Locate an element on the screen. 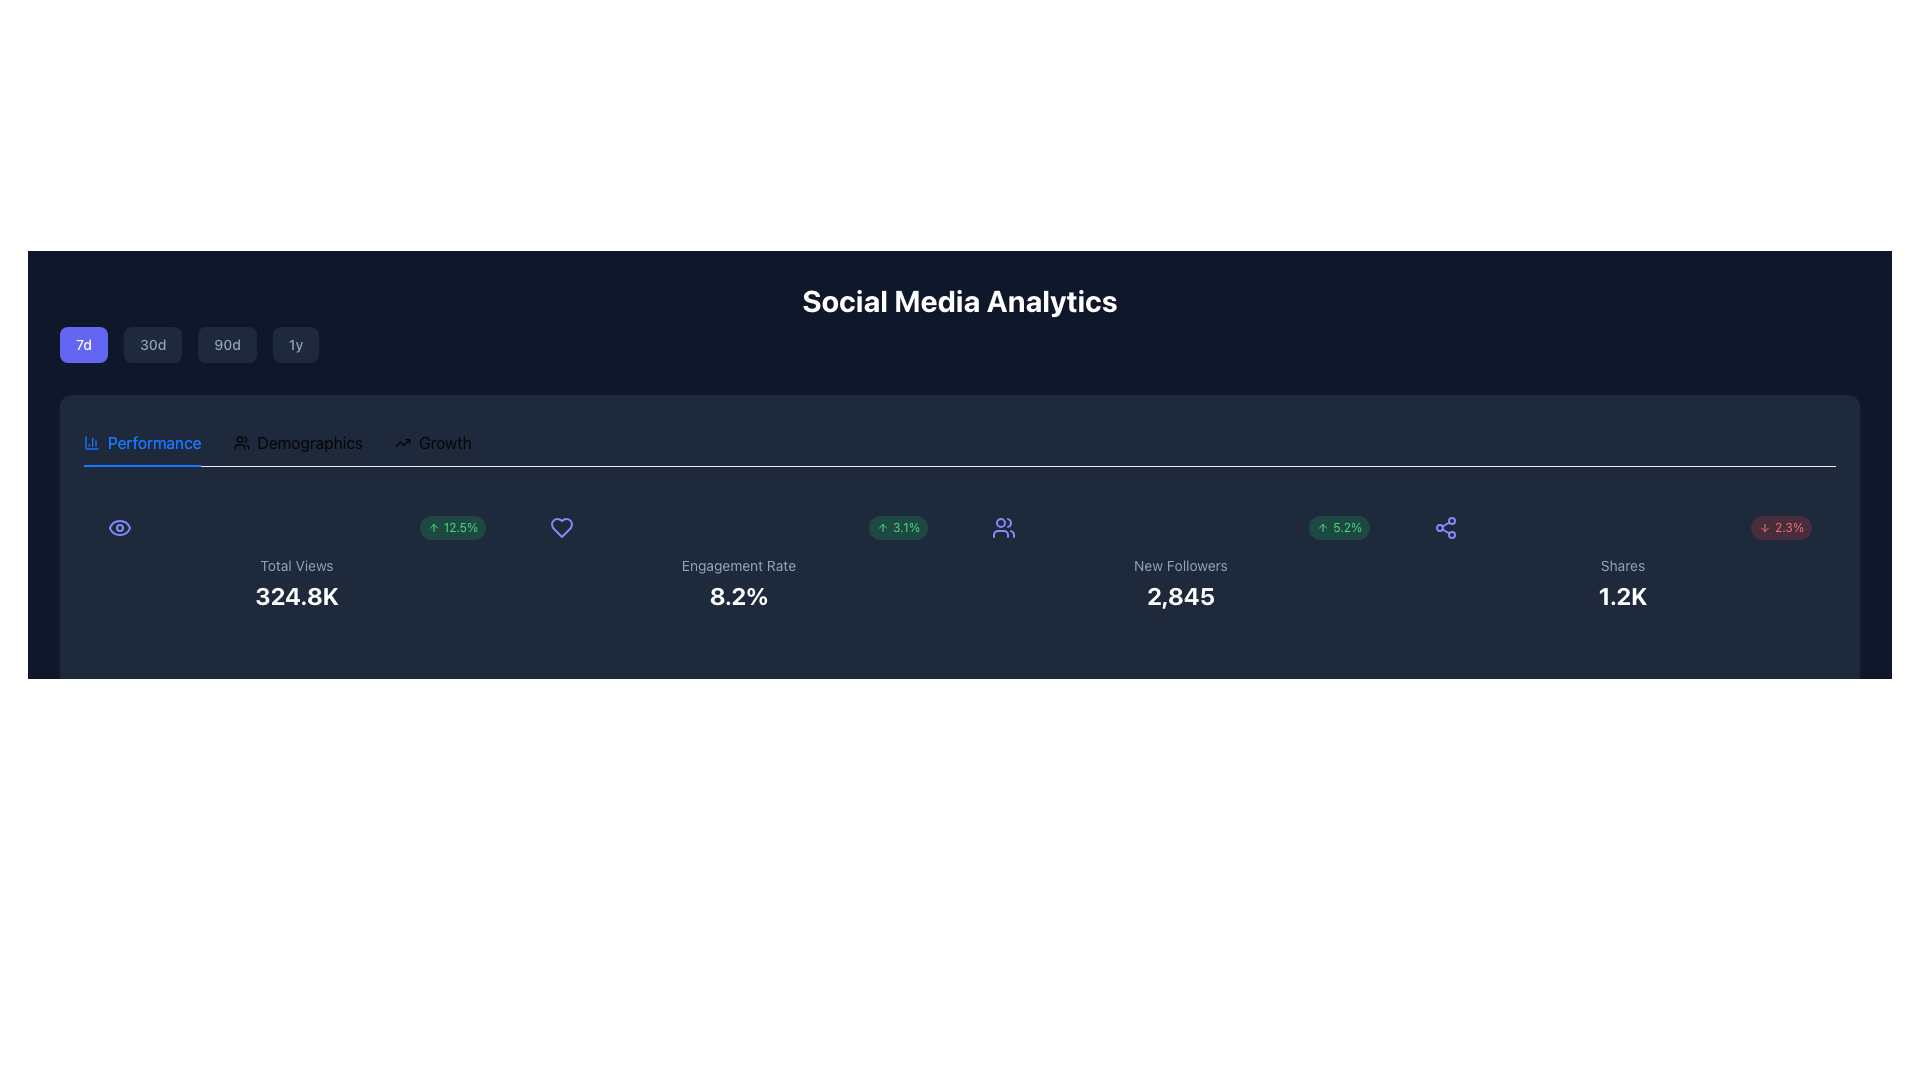  the user-related data icon located in the statistics panel, positioned between the 'Engagement Rate' and 'New Followers' sections is located at coordinates (1003, 527).